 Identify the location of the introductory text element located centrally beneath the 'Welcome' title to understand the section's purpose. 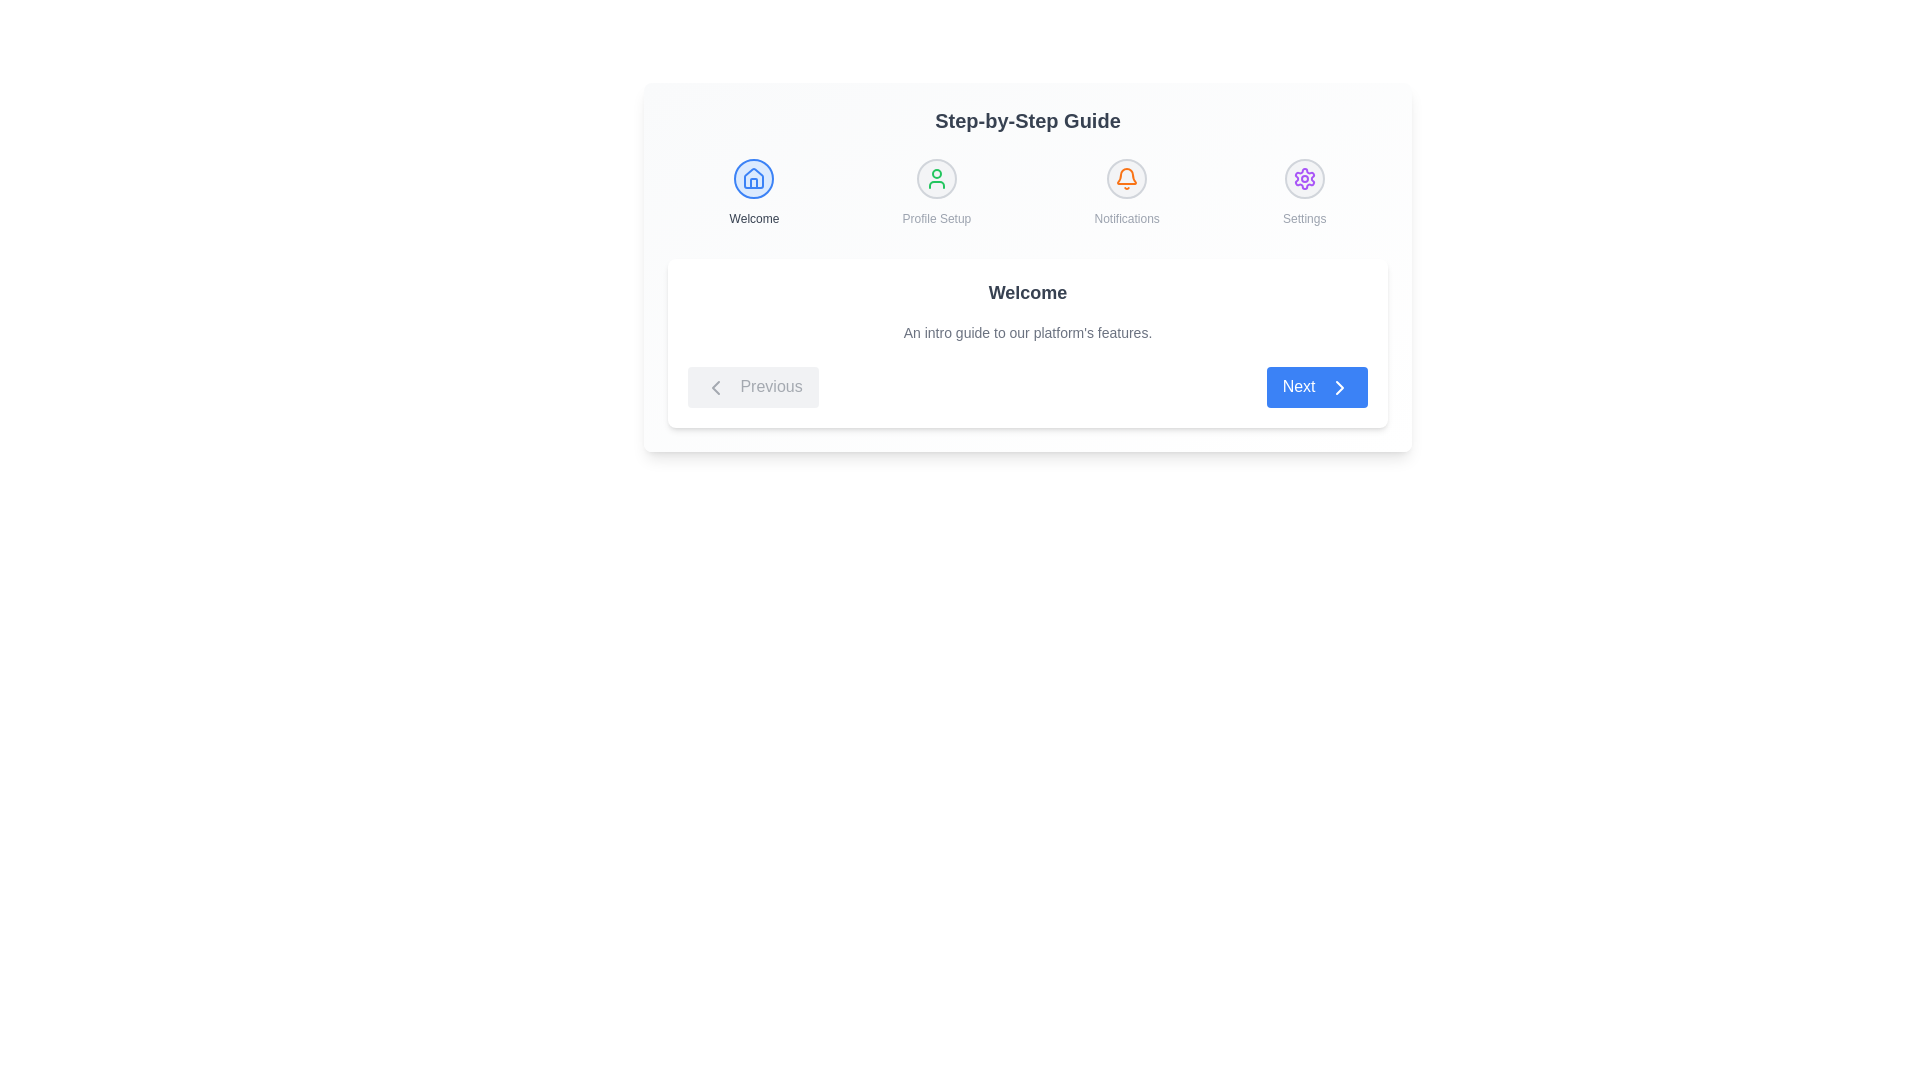
(1027, 331).